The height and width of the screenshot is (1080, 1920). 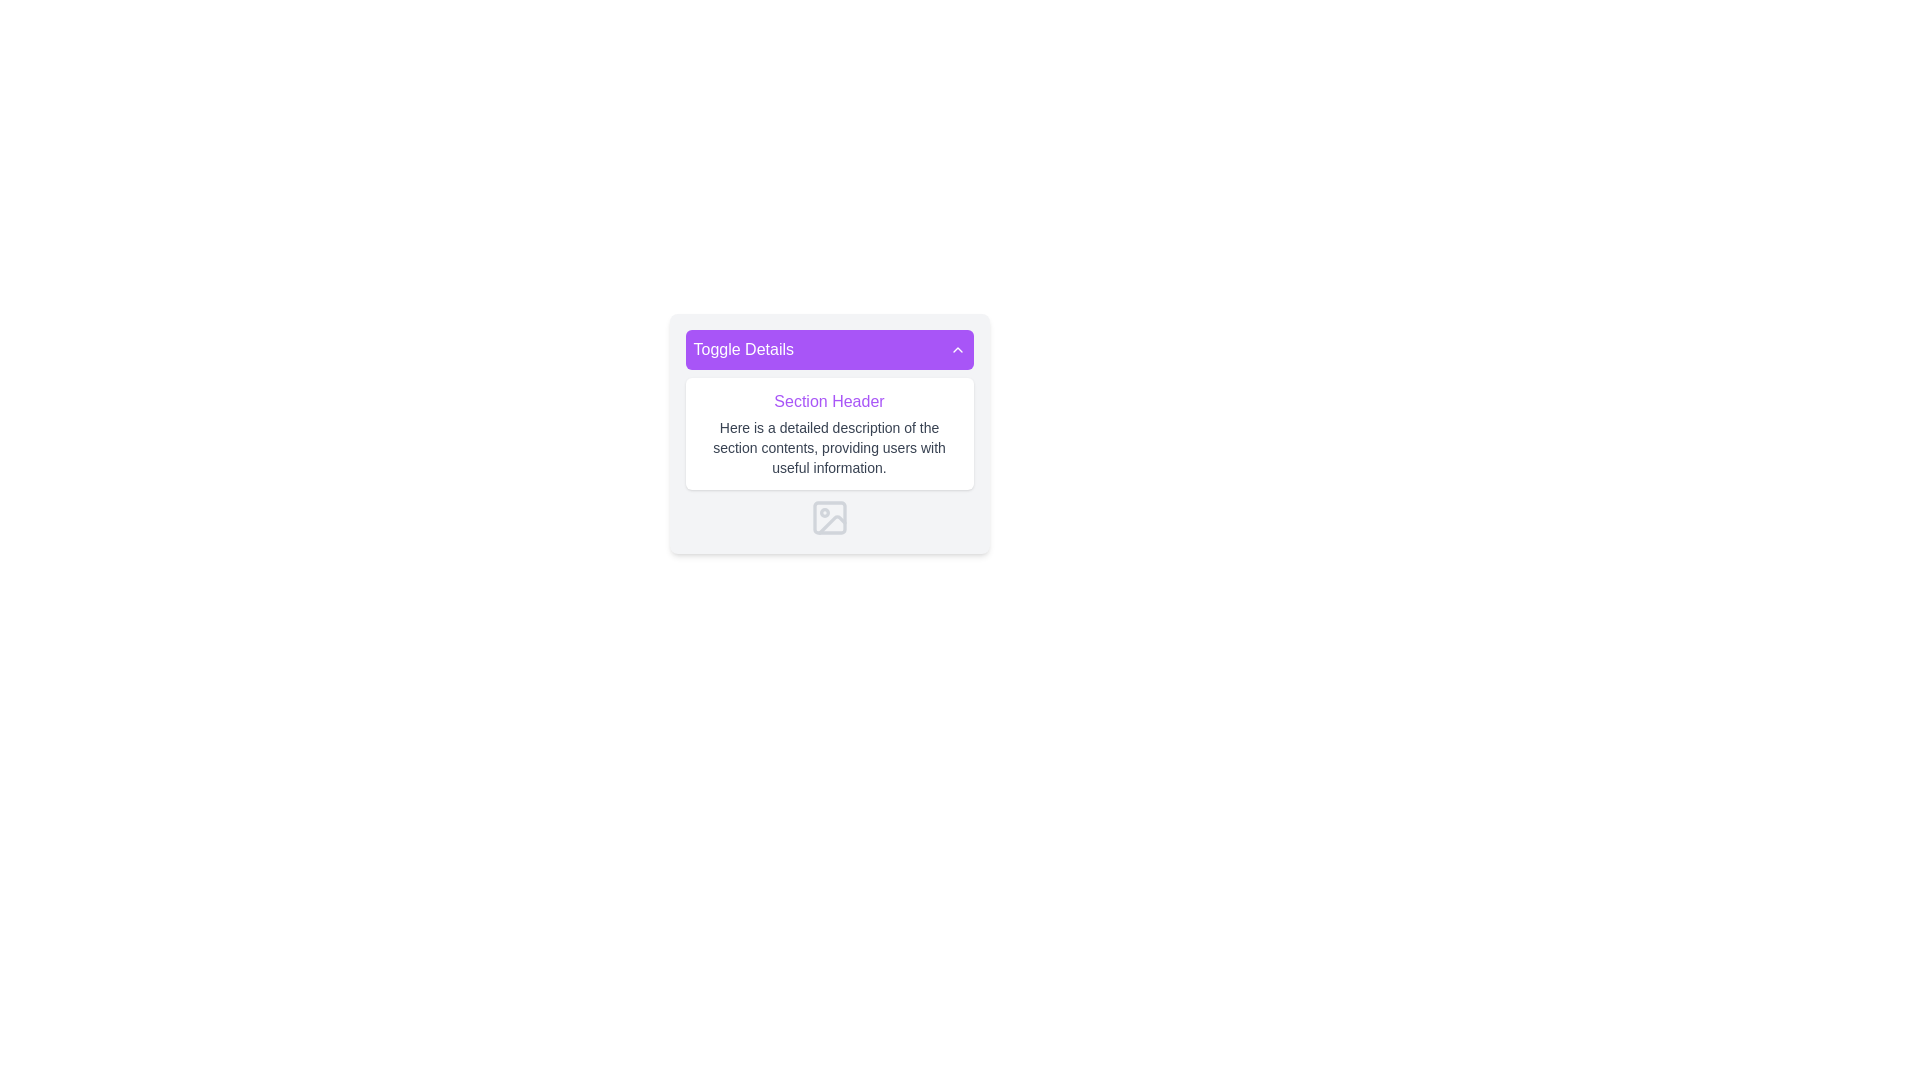 I want to click on the chevron icon located at the rightmost side of the 'Toggle Details' purple header bar, so click(x=956, y=349).